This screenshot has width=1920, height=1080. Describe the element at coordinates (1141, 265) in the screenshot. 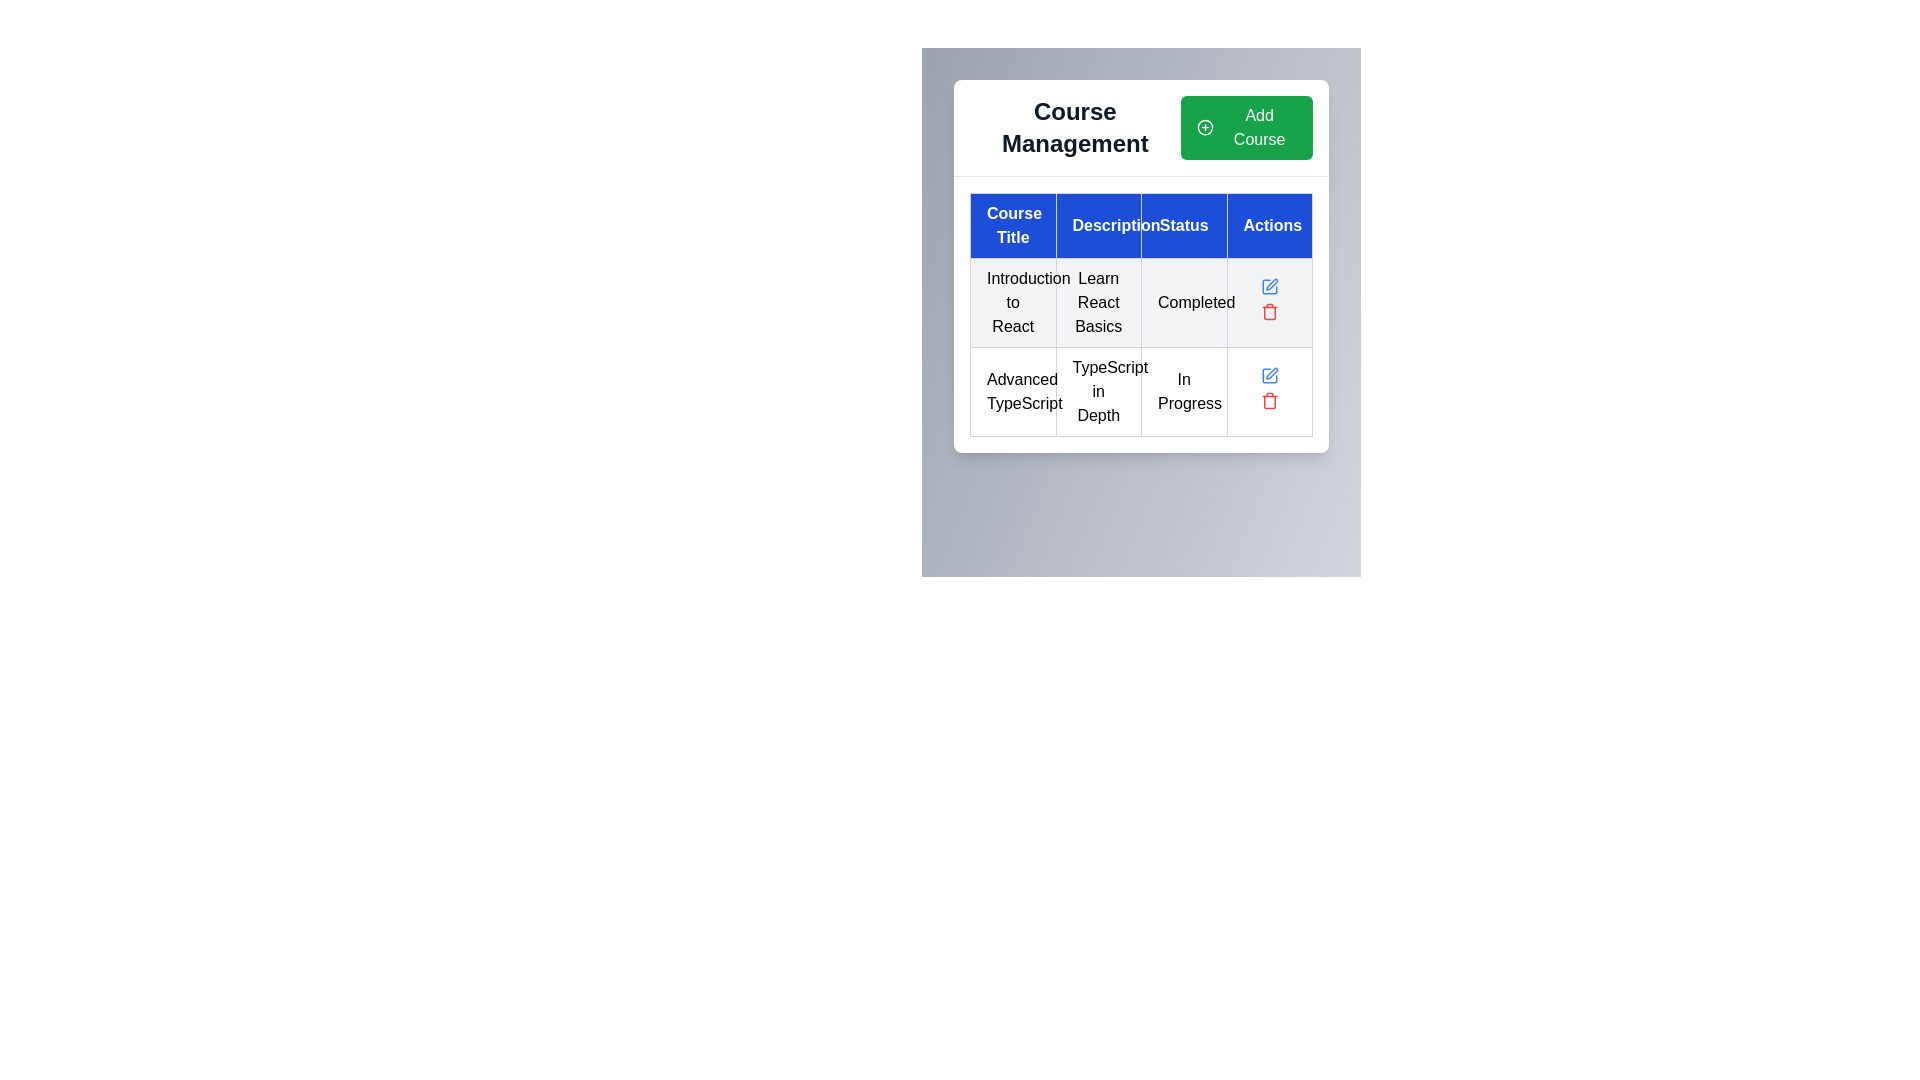

I see `properties of the course management table located below the 'Course Management' title and 'Add Course' button, positioned at the center top of the interface` at that location.